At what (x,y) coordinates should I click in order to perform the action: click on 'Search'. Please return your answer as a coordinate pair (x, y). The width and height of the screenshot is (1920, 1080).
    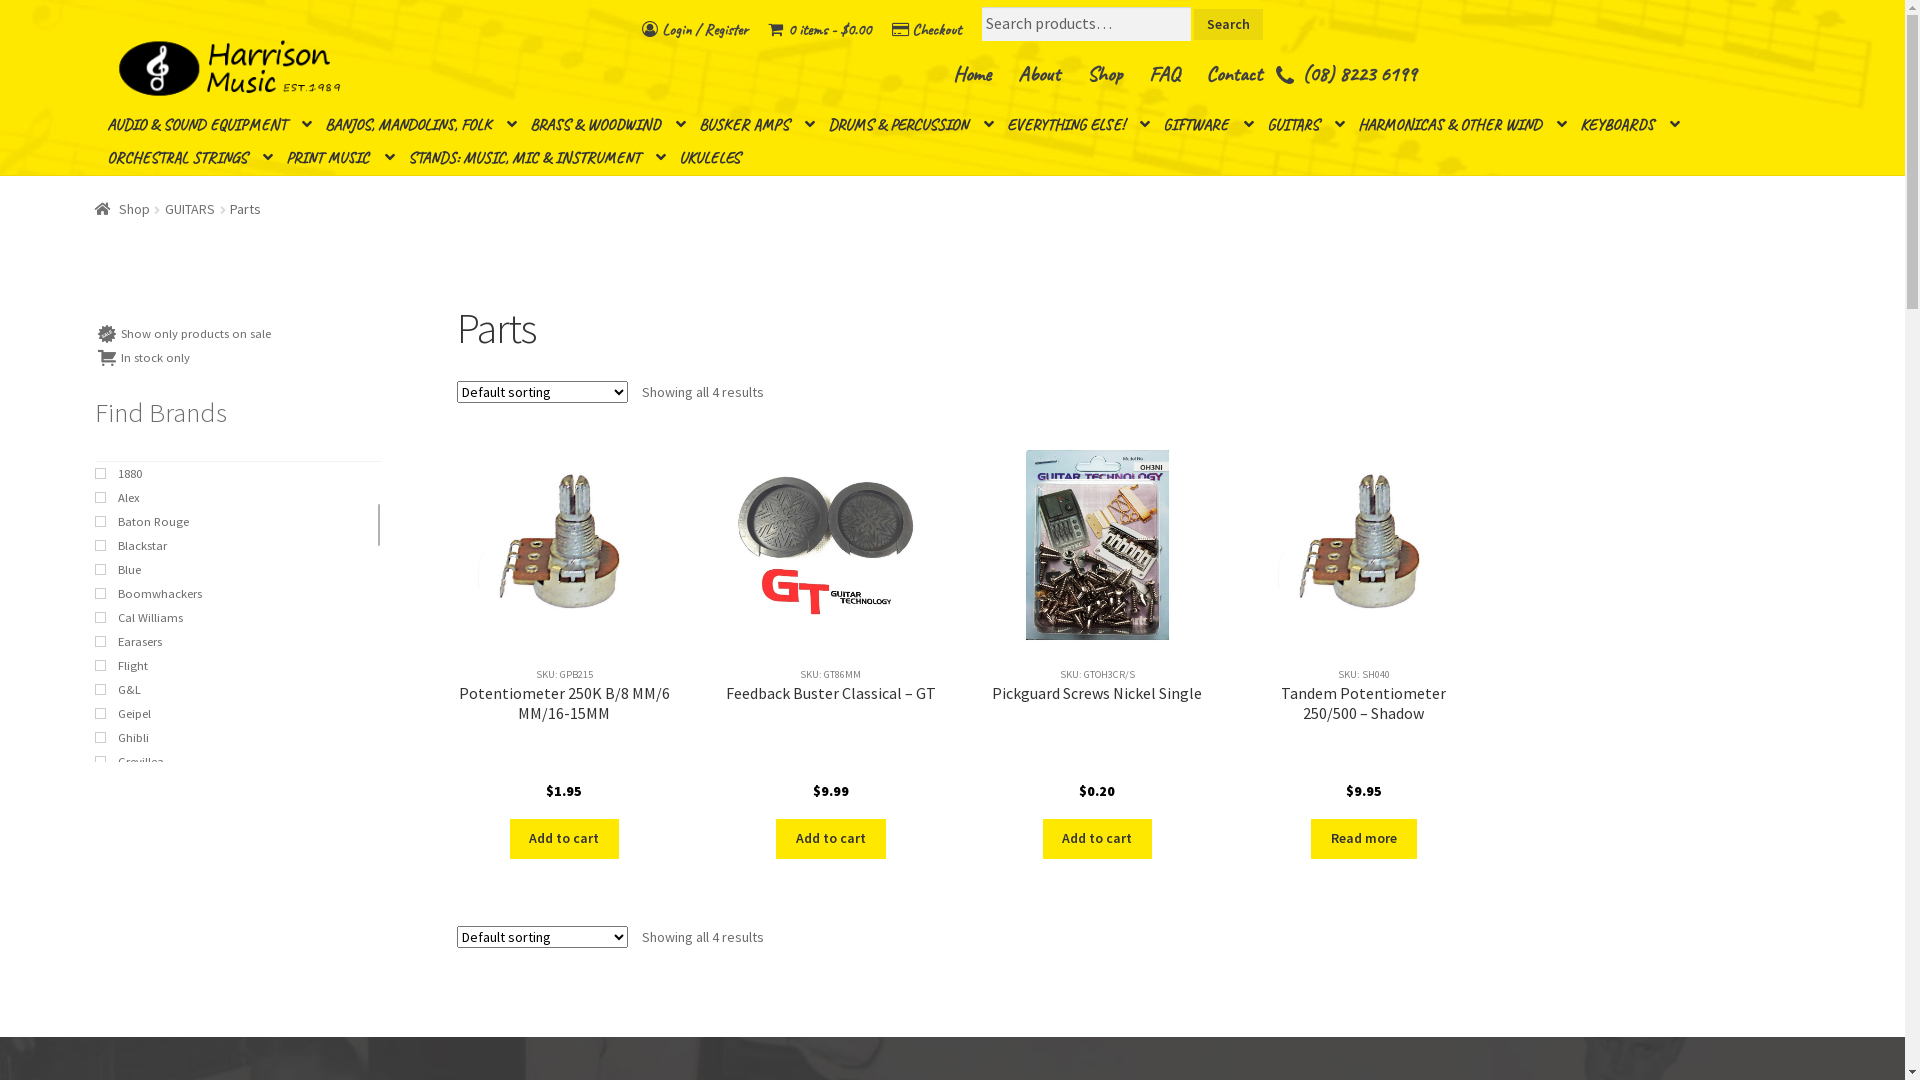
    Looking at the image, I should click on (1227, 24).